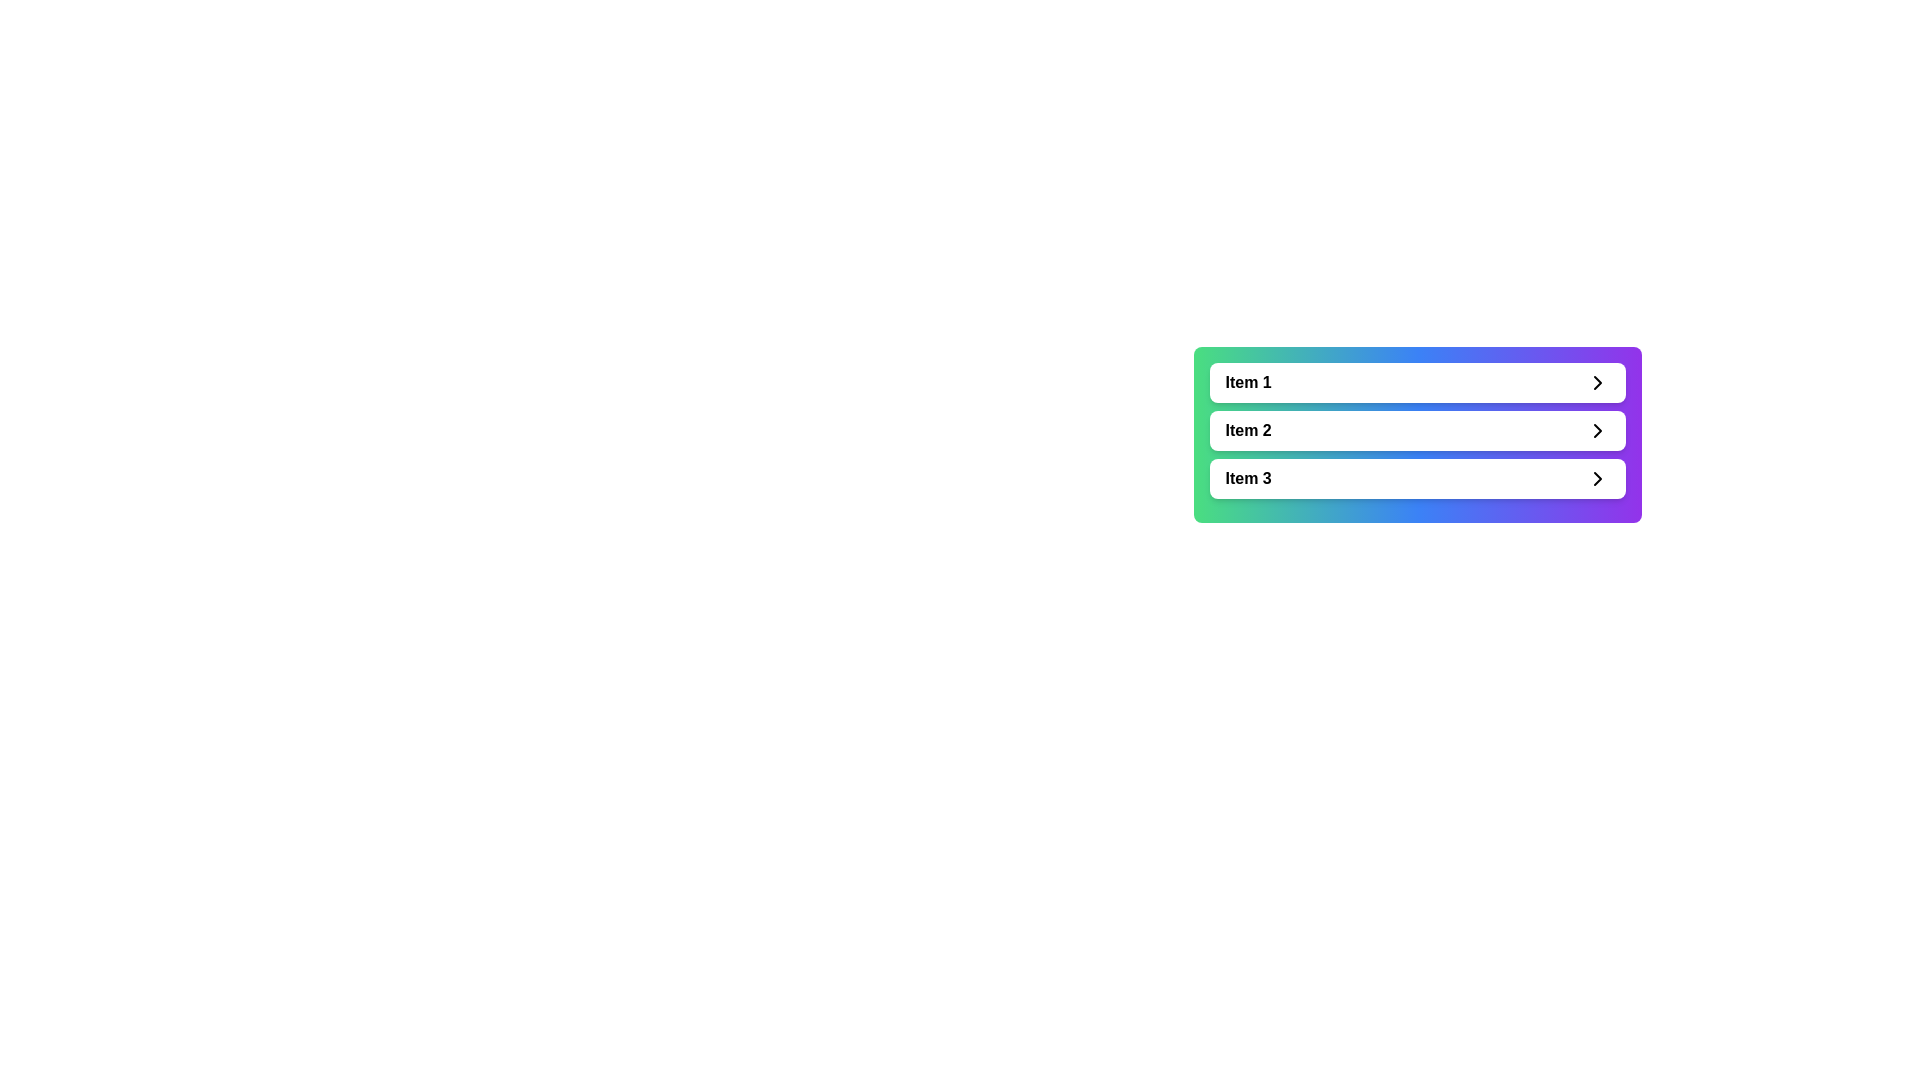 This screenshot has width=1920, height=1080. Describe the element at coordinates (1416, 434) in the screenshot. I see `the navigational button labeled 'Item 2'` at that location.